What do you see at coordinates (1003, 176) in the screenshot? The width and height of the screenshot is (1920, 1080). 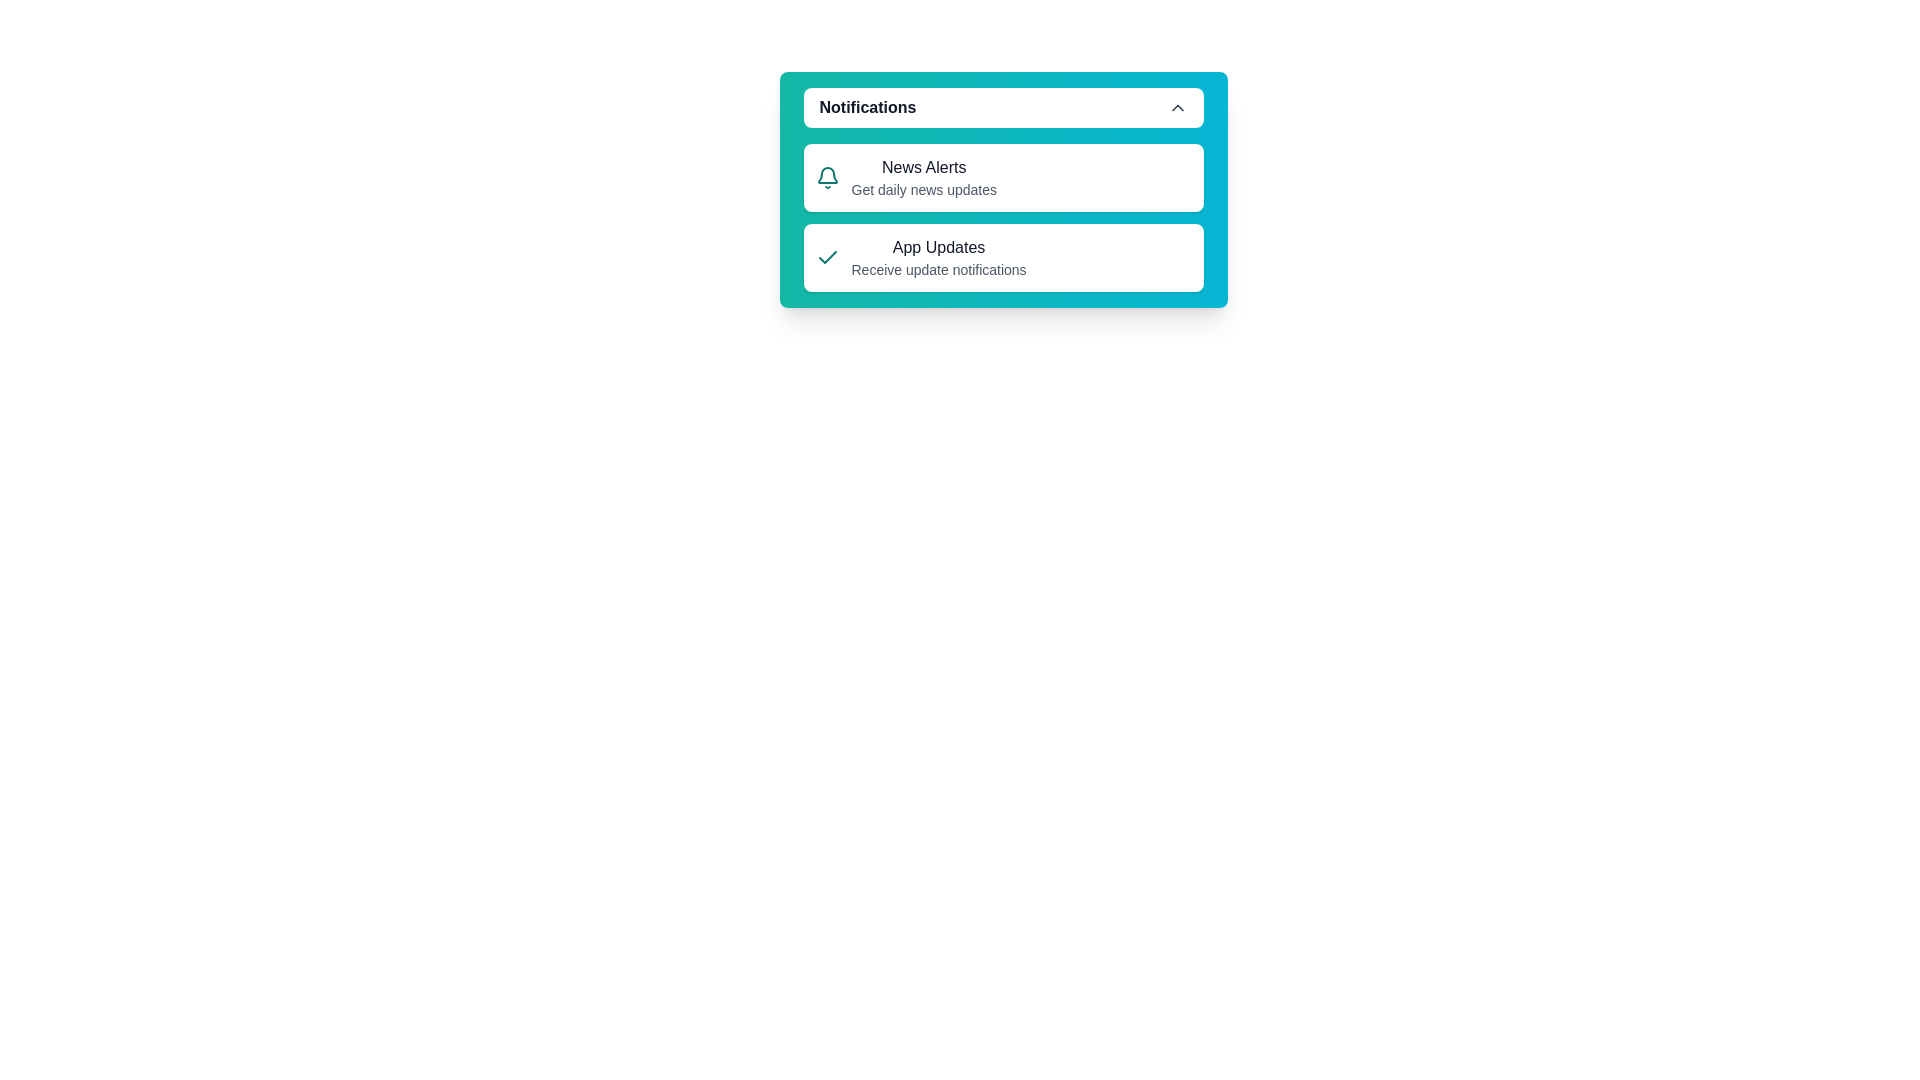 I see `the notification item News Alerts to highlight it` at bounding box center [1003, 176].